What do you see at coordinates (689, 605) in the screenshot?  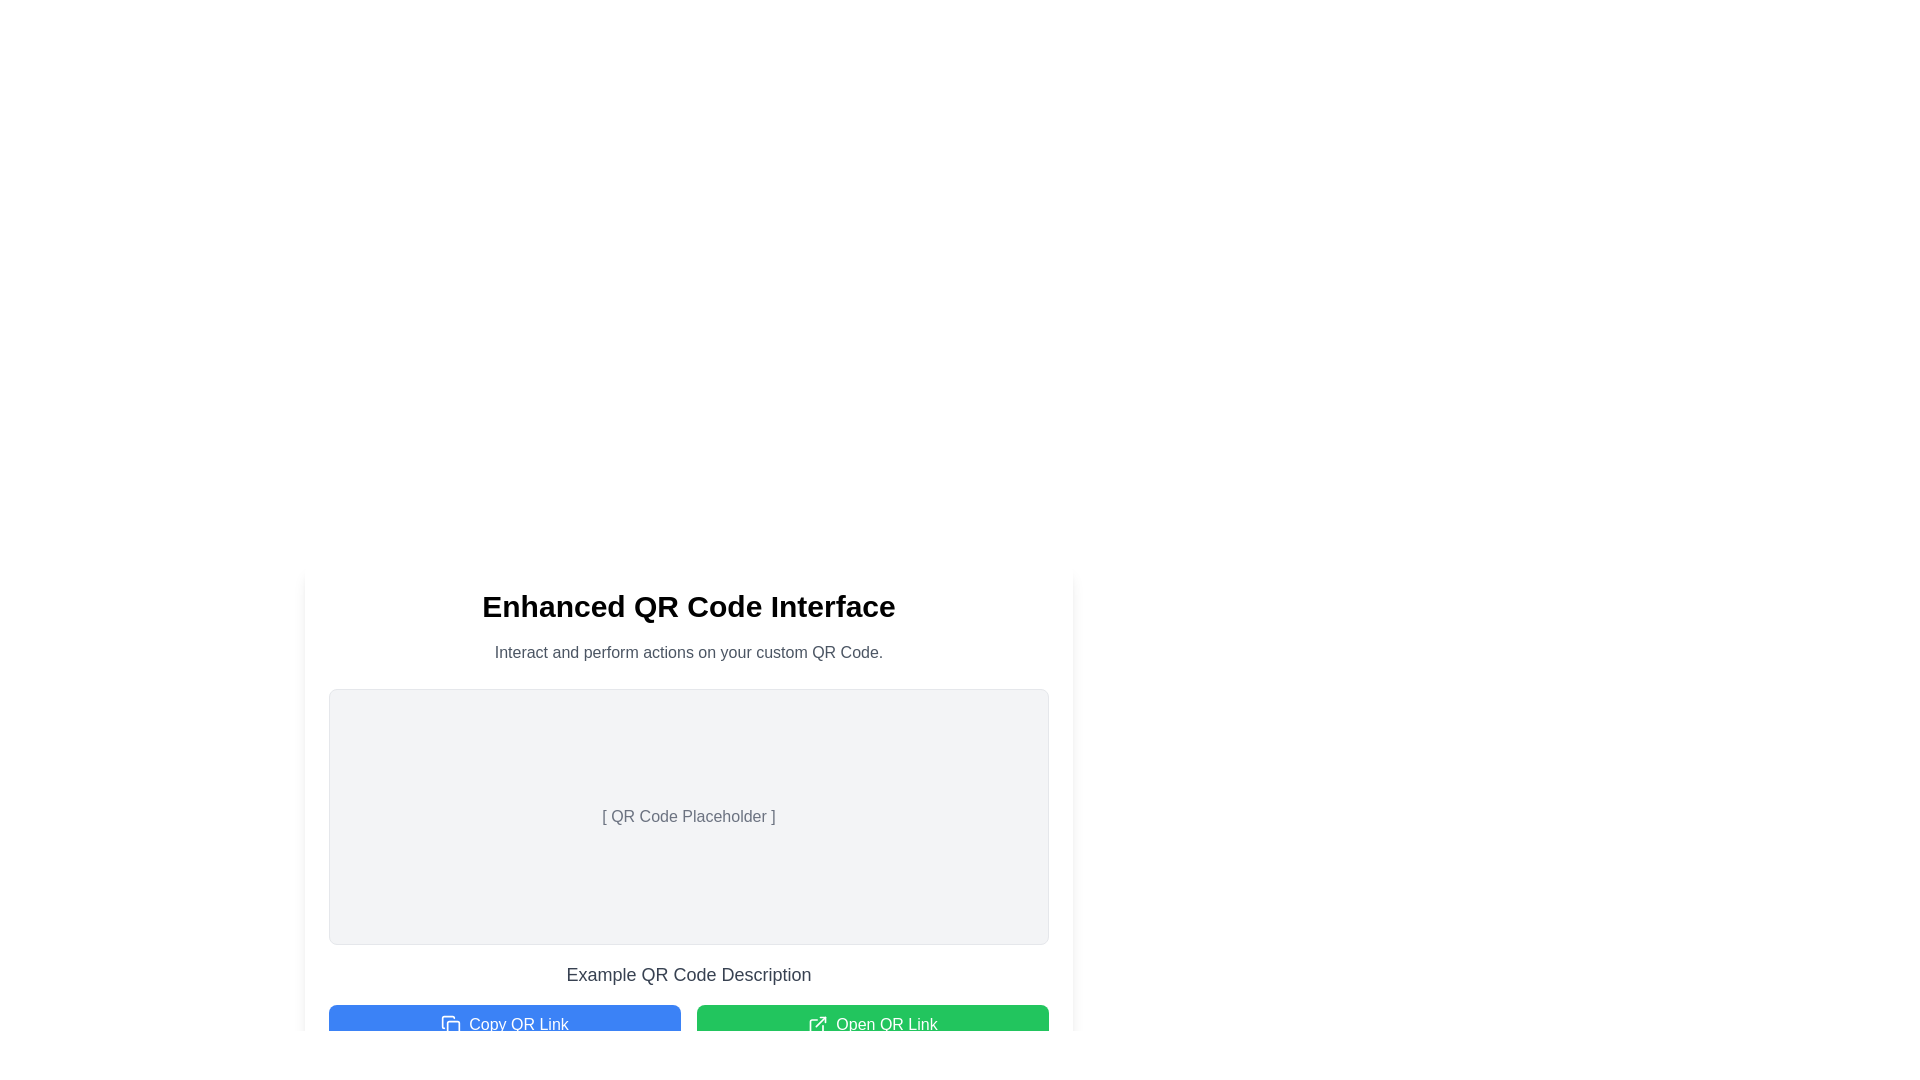 I see `the title text element that describes the section, positioned centrally above the descriptive text about interacting with a custom QR Code` at bounding box center [689, 605].